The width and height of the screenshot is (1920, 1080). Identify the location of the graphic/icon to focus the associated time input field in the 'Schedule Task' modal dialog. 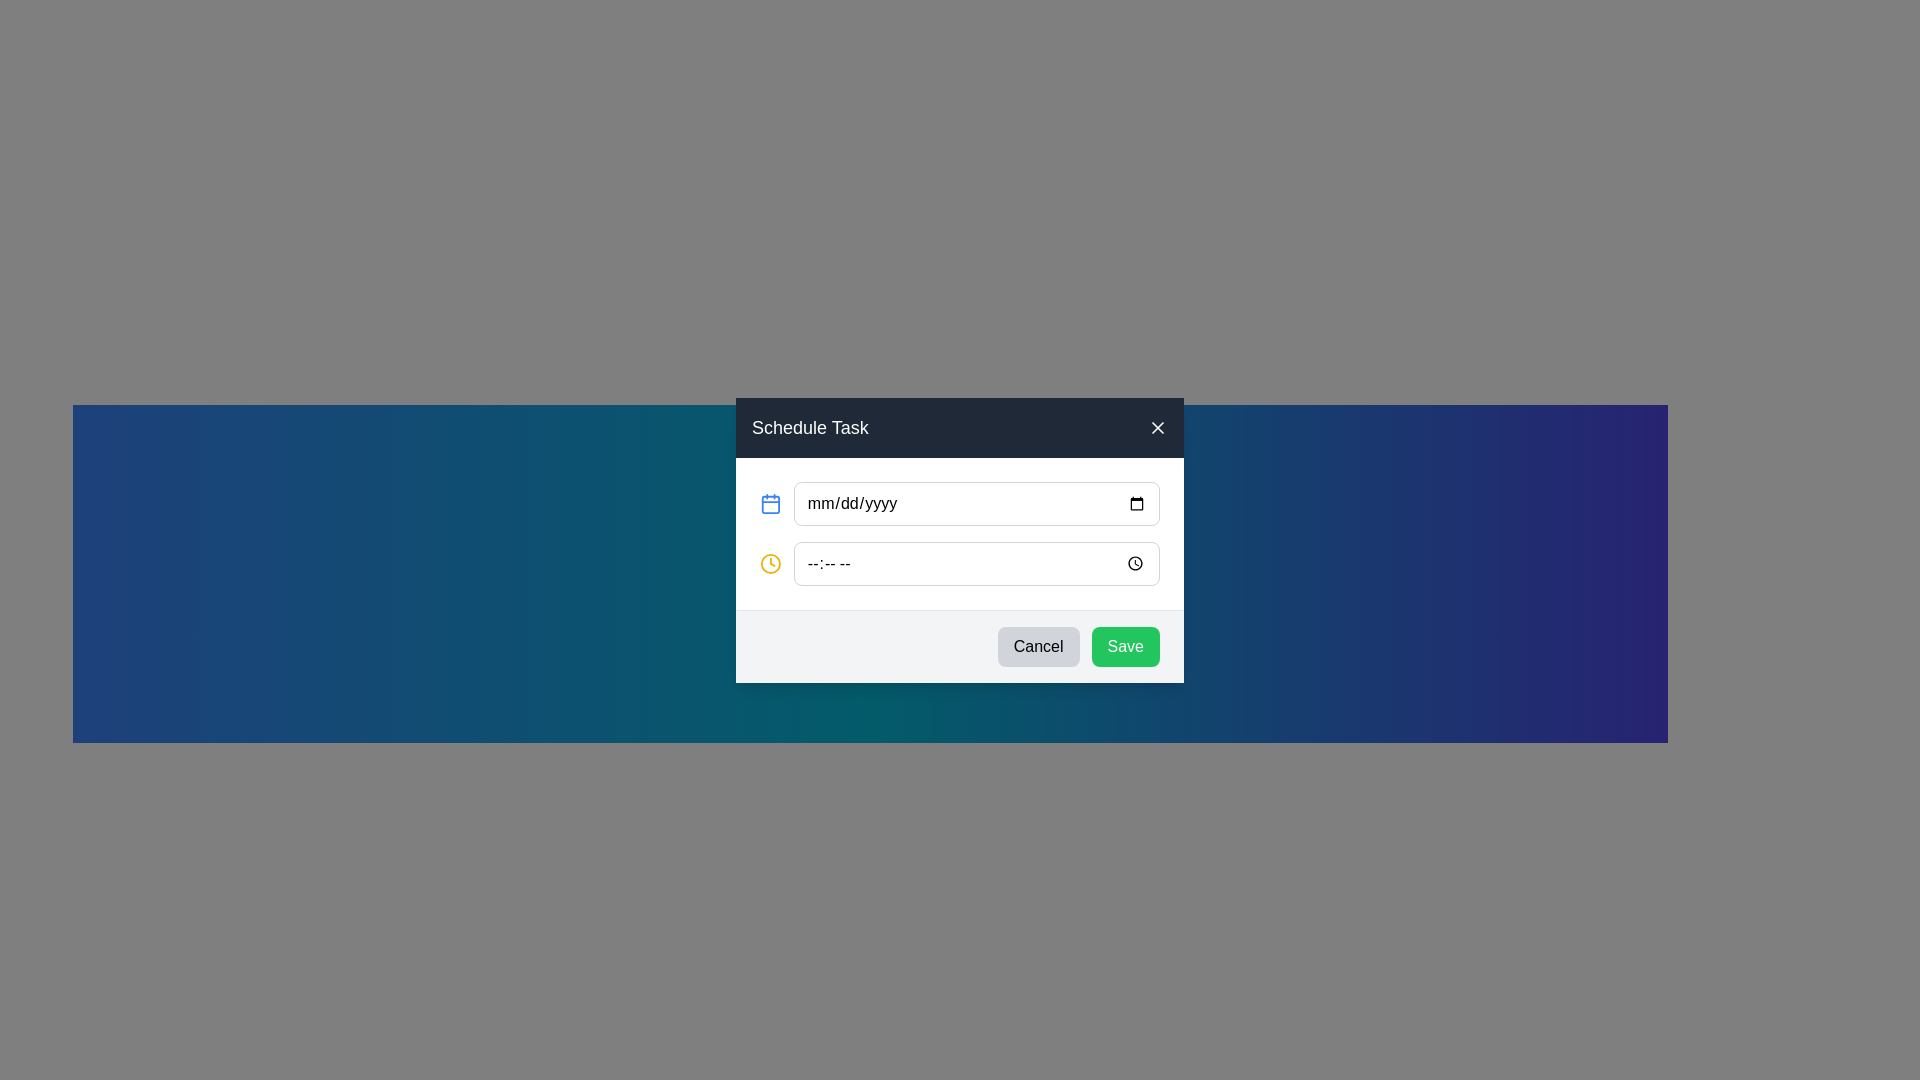
(769, 563).